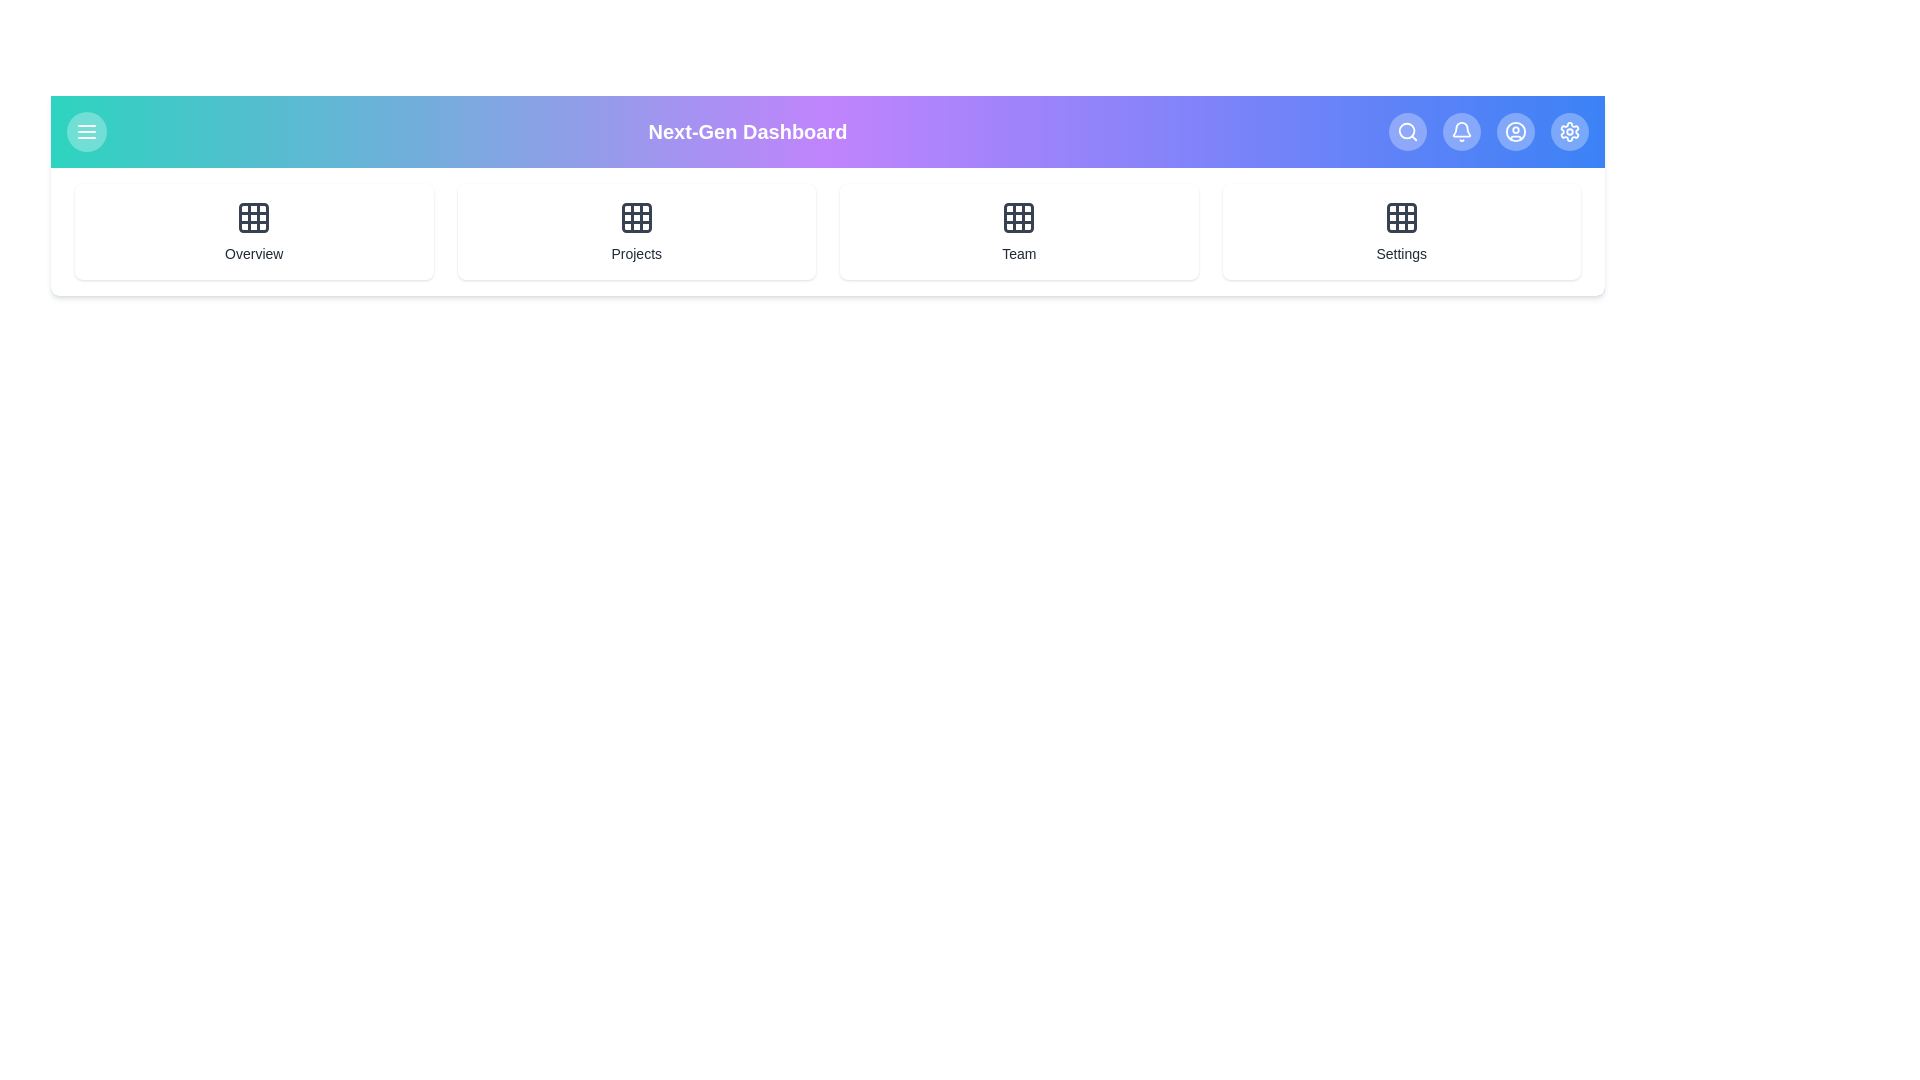 This screenshot has width=1920, height=1080. I want to click on the grid item labeled Team to navigate to that section, so click(1019, 230).